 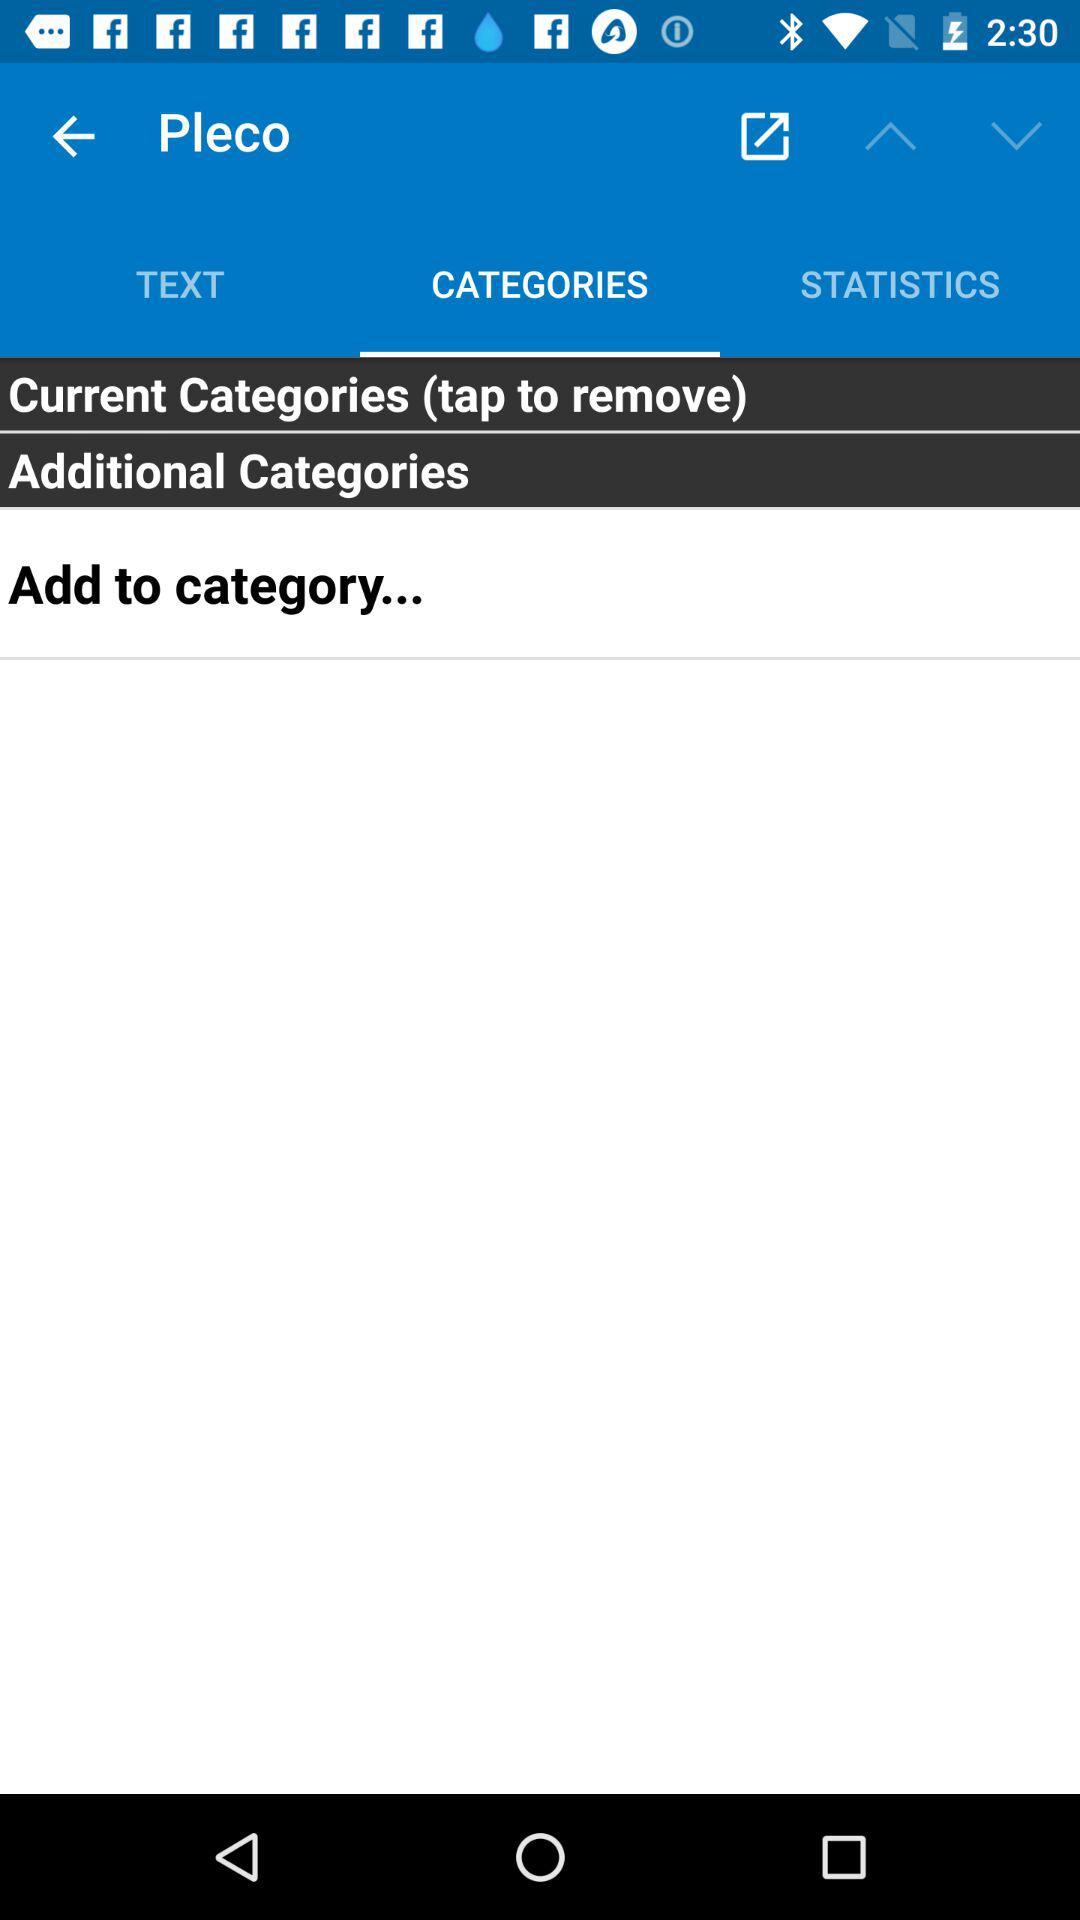 What do you see at coordinates (540, 469) in the screenshot?
I see `additional categories item` at bounding box center [540, 469].